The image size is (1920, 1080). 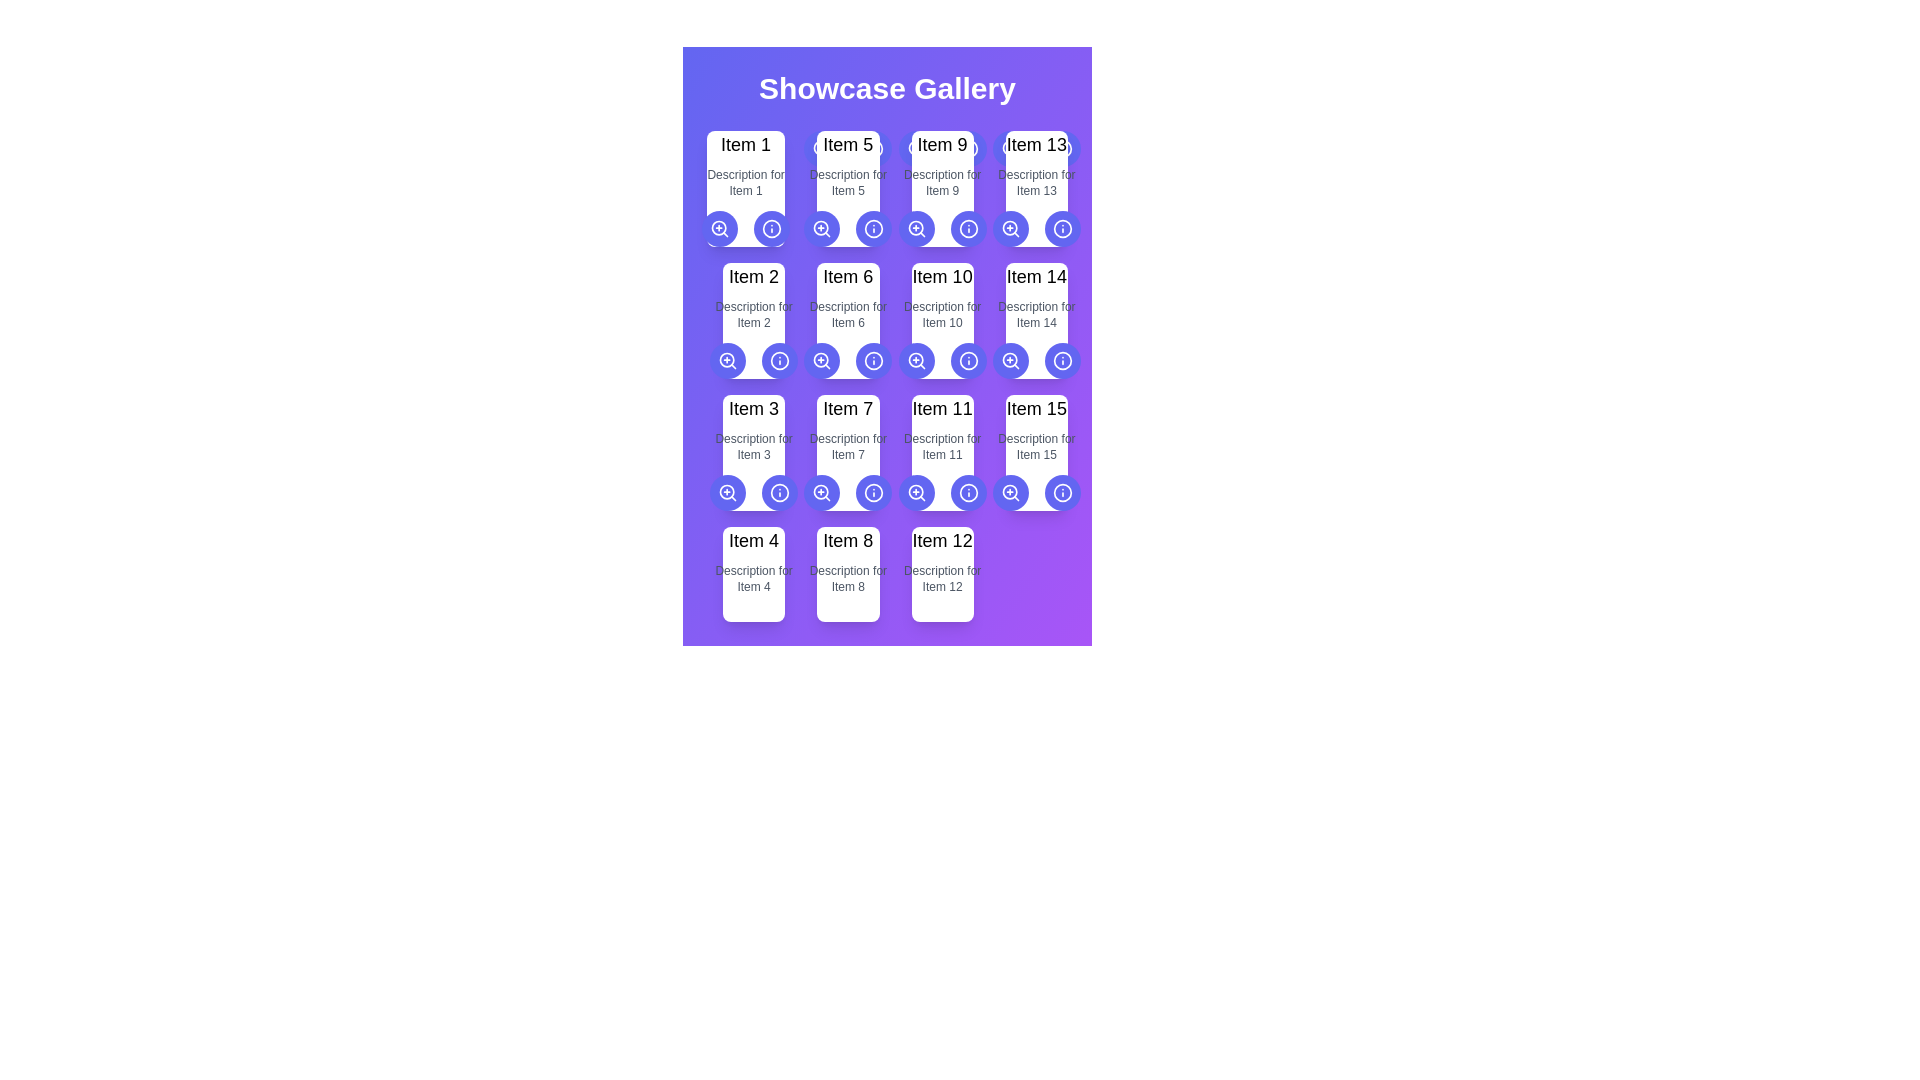 I want to click on the information button located at the bottom-right corner of the 'Item 7' card, so click(x=779, y=493).